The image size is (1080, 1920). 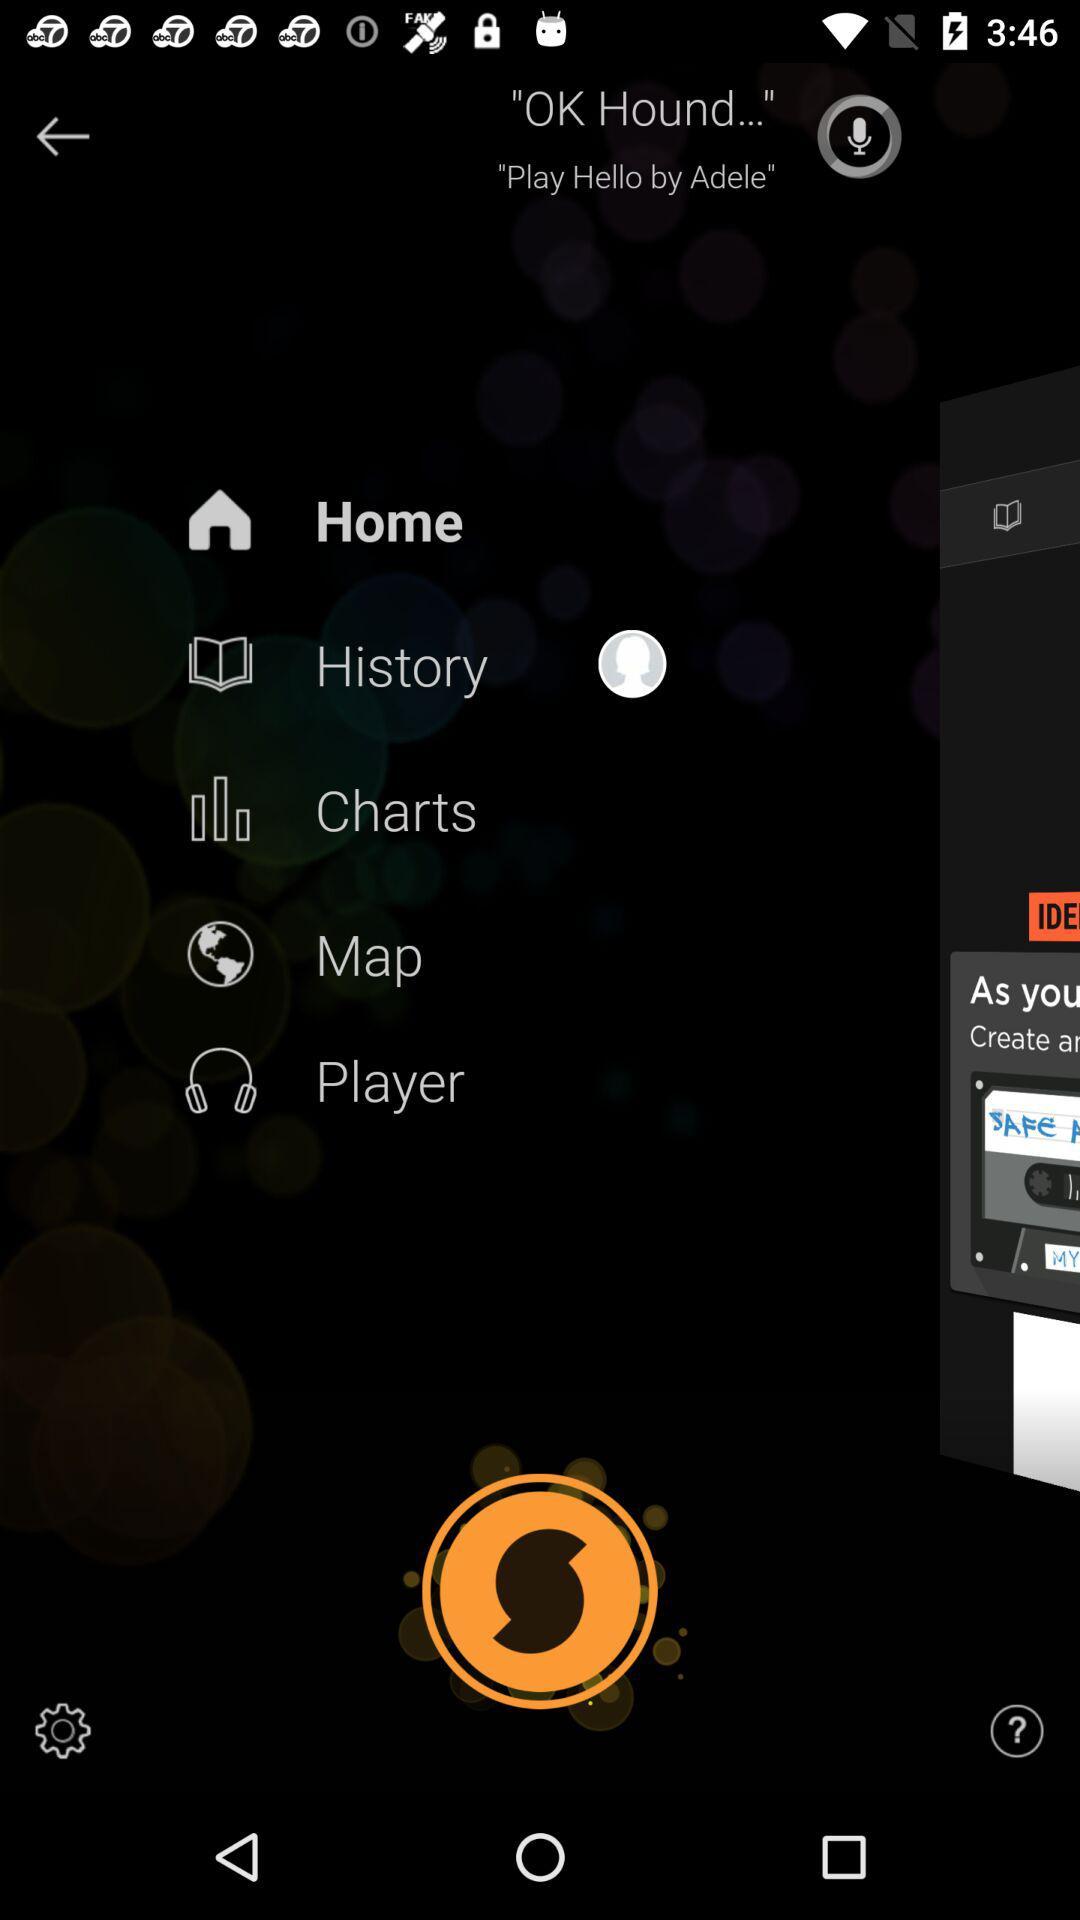 What do you see at coordinates (1017, 1730) in the screenshot?
I see `the help icon` at bounding box center [1017, 1730].